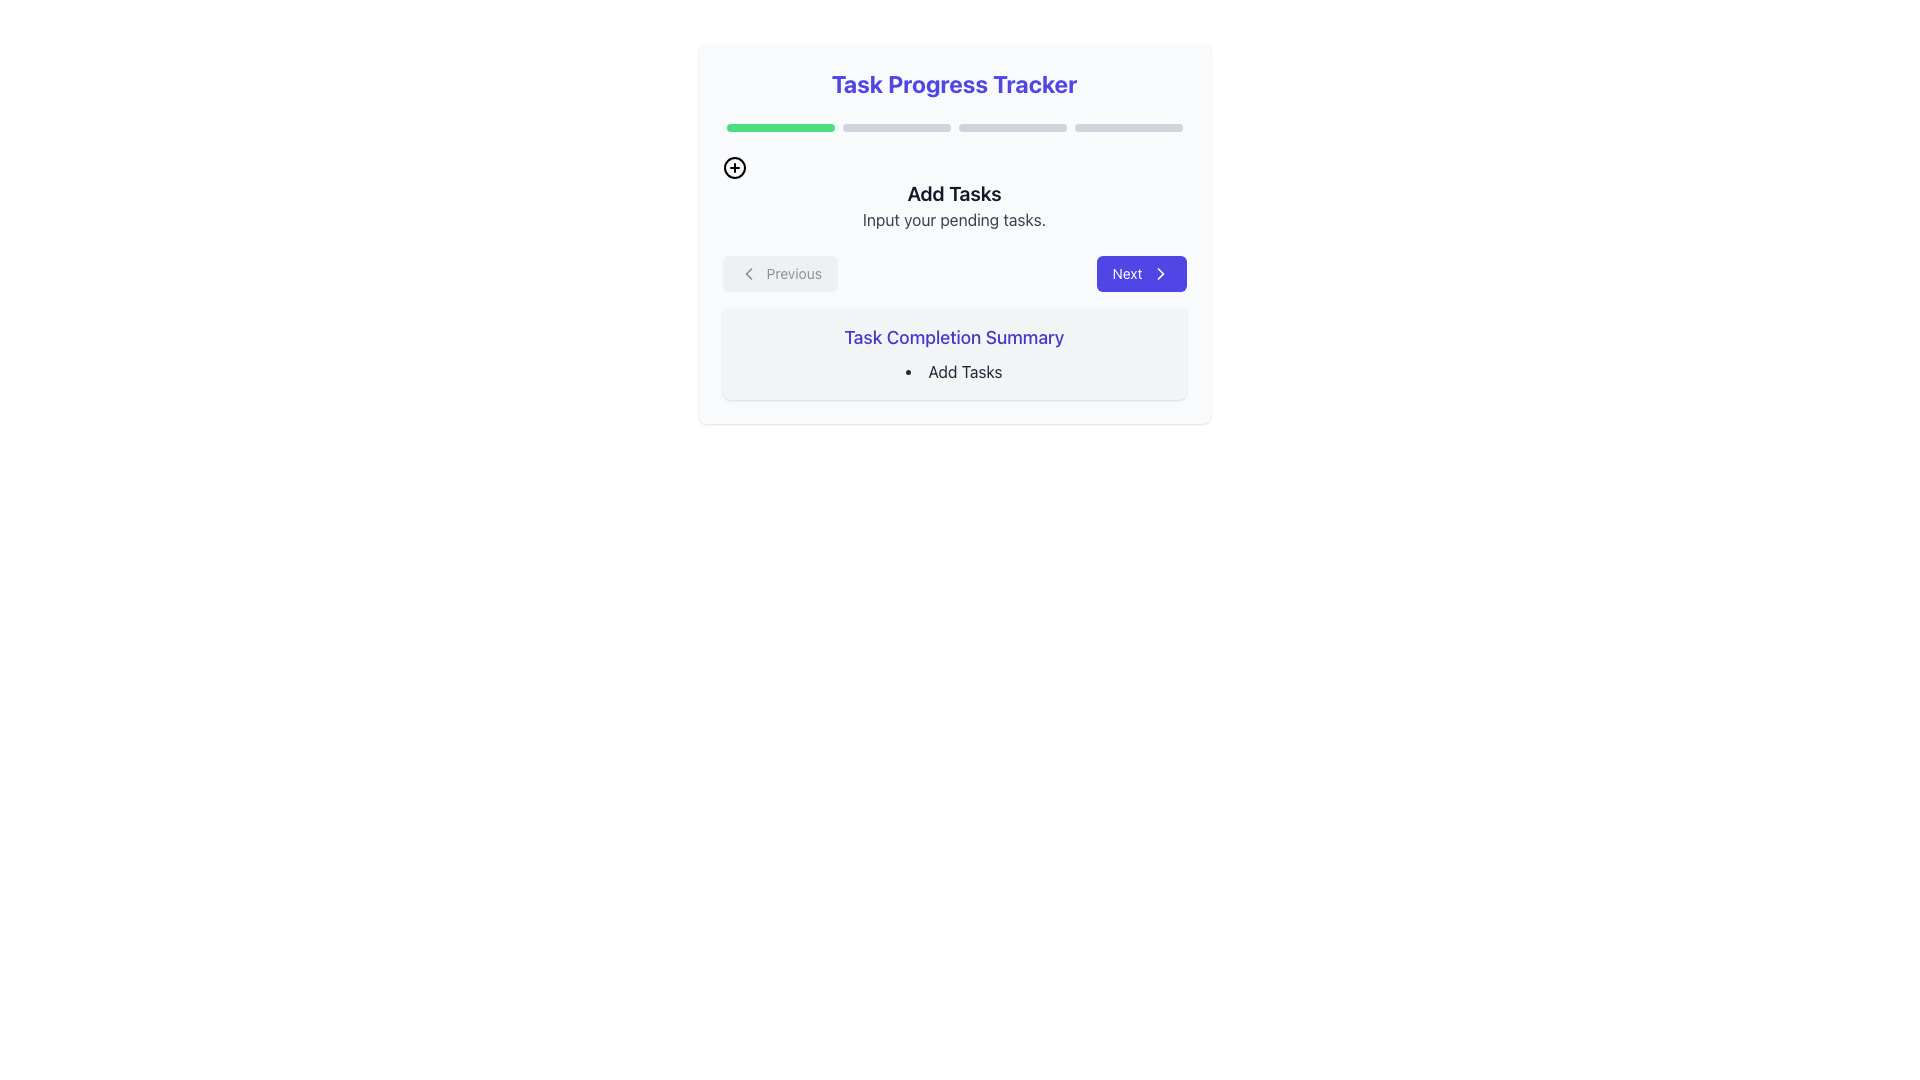 This screenshot has height=1080, width=1920. I want to click on the fourth segment of the progress bar, which visually indicates the final stage of a process and is positioned to the right of three segments, with the first being green and the others light gray, so click(1128, 127).